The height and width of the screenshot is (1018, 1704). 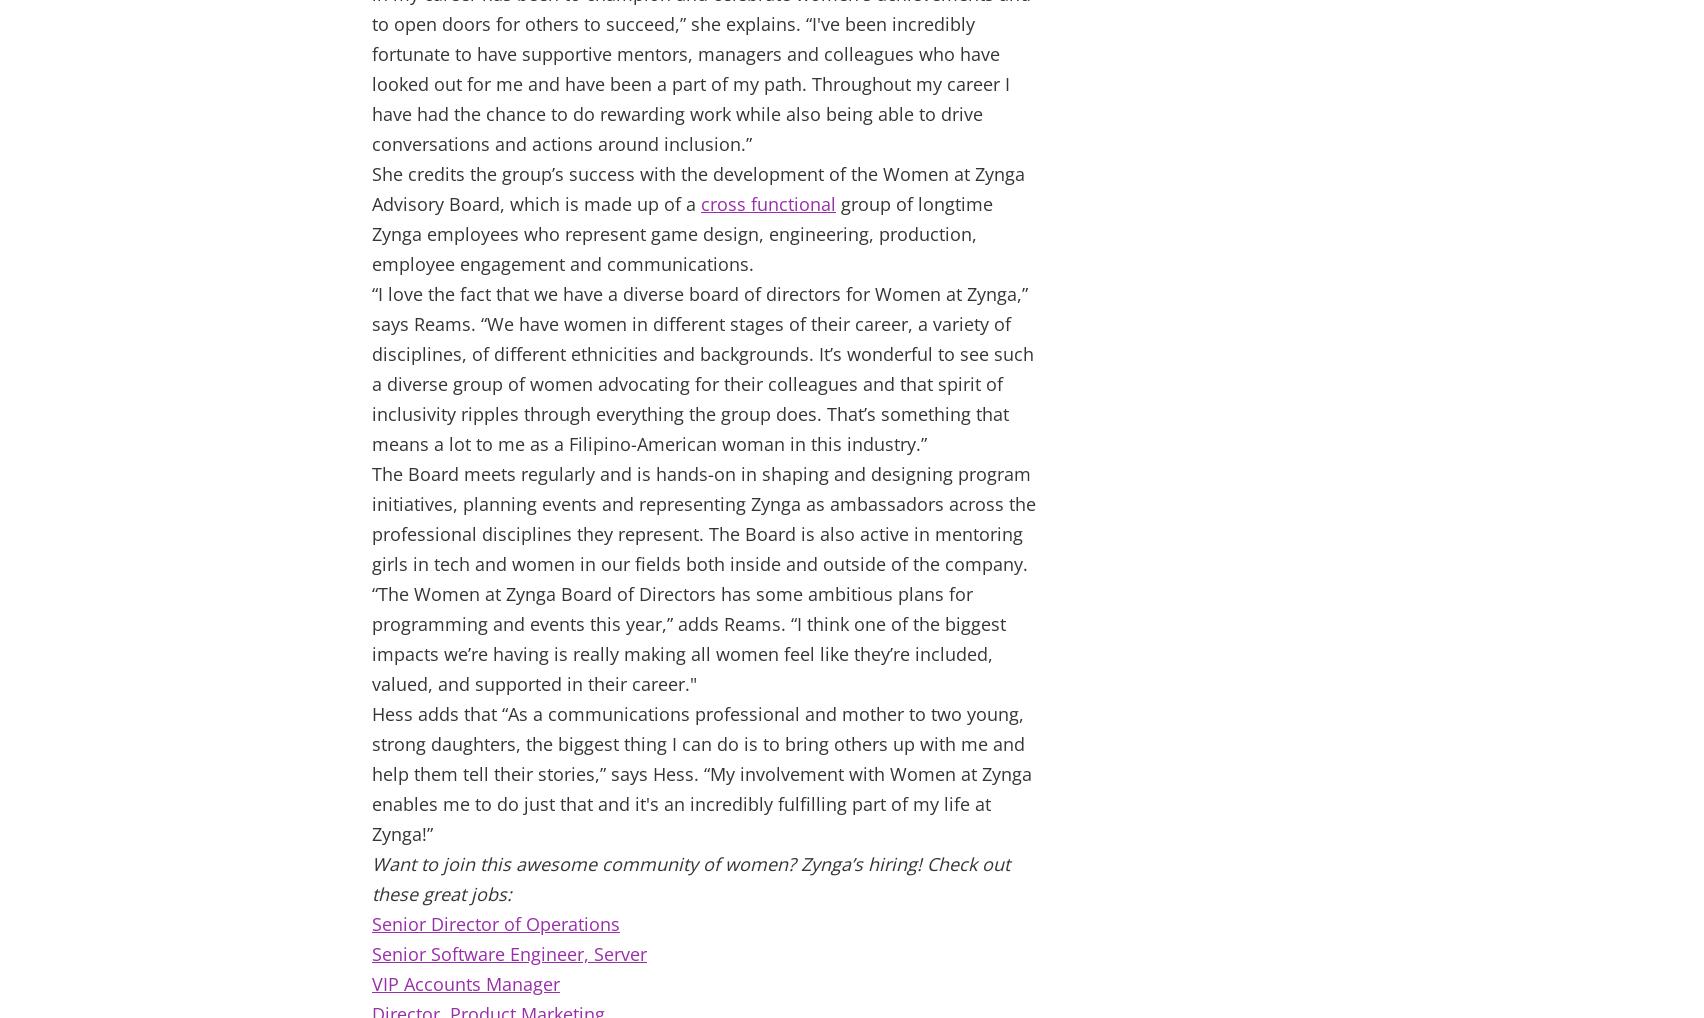 What do you see at coordinates (509, 952) in the screenshot?
I see `'Senior Software Engineer, Server'` at bounding box center [509, 952].